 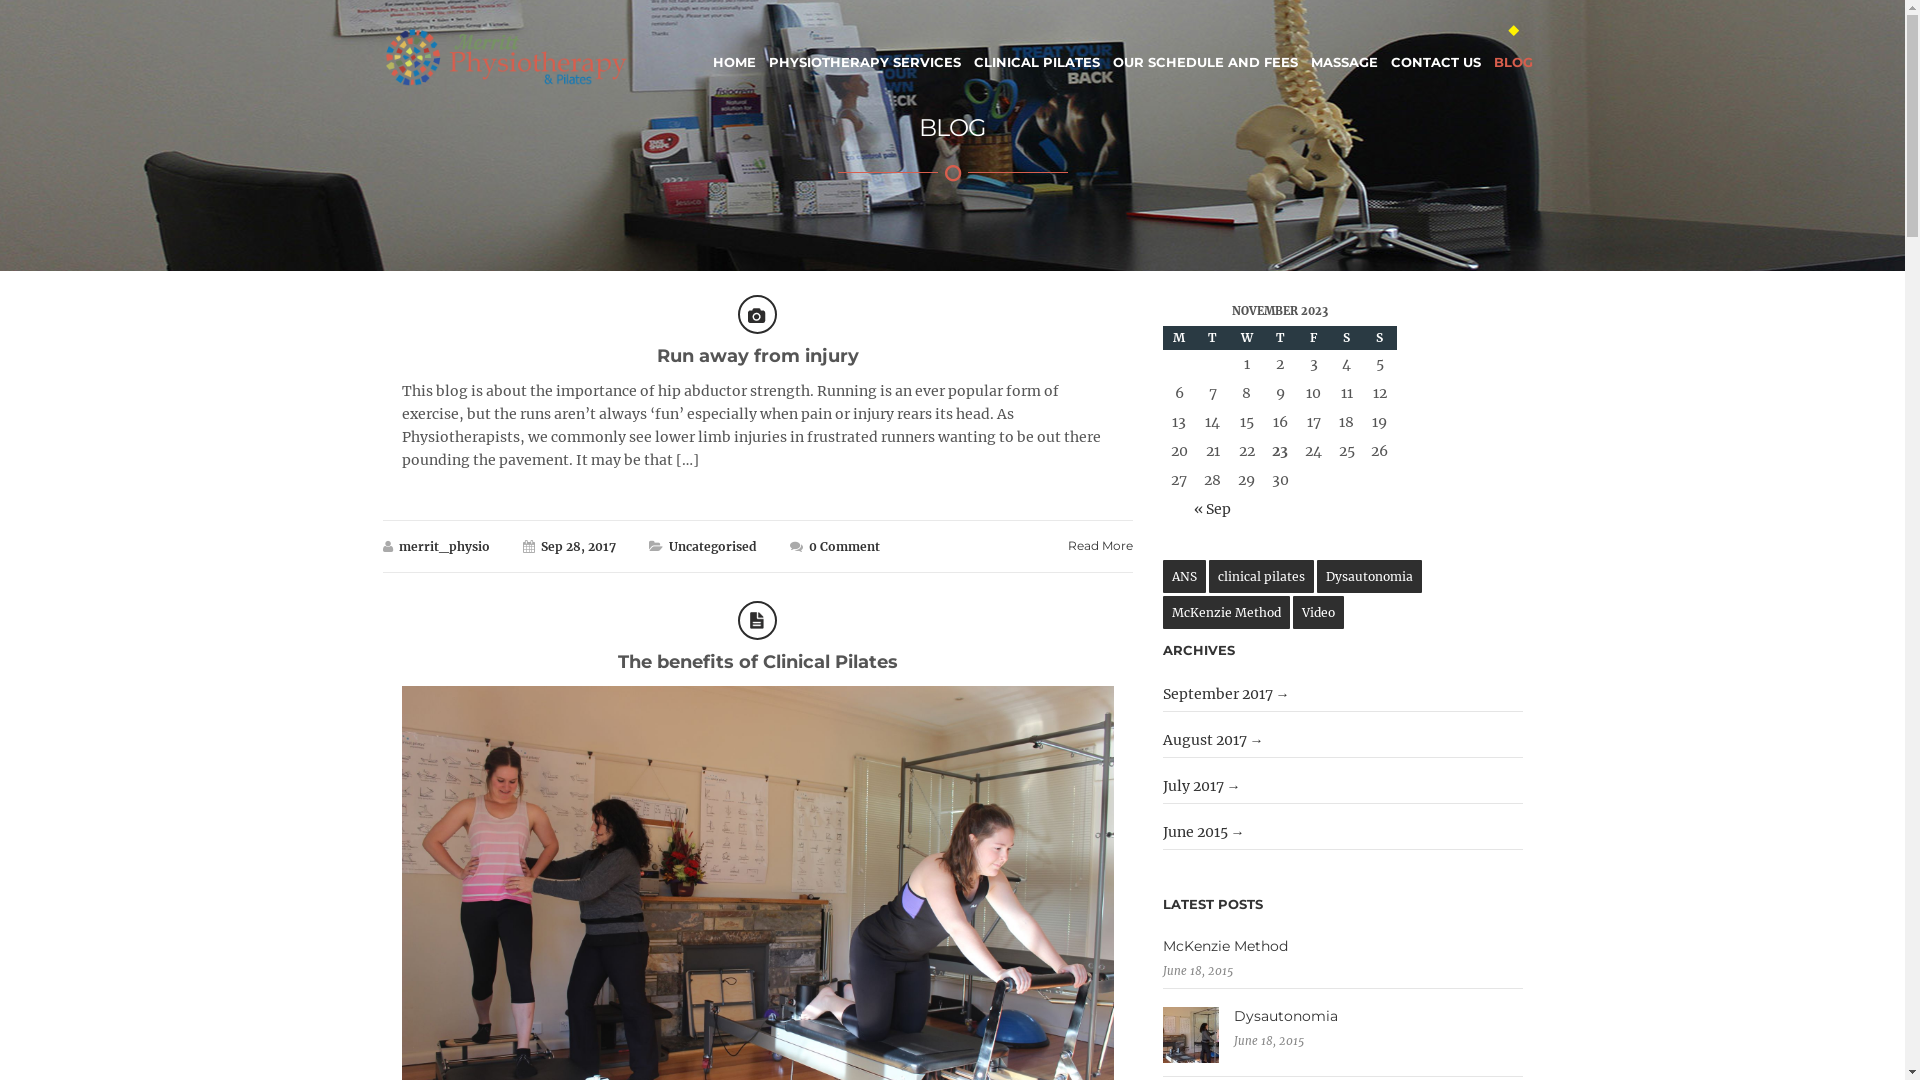 What do you see at coordinates (1200, 785) in the screenshot?
I see `'July 2017'` at bounding box center [1200, 785].